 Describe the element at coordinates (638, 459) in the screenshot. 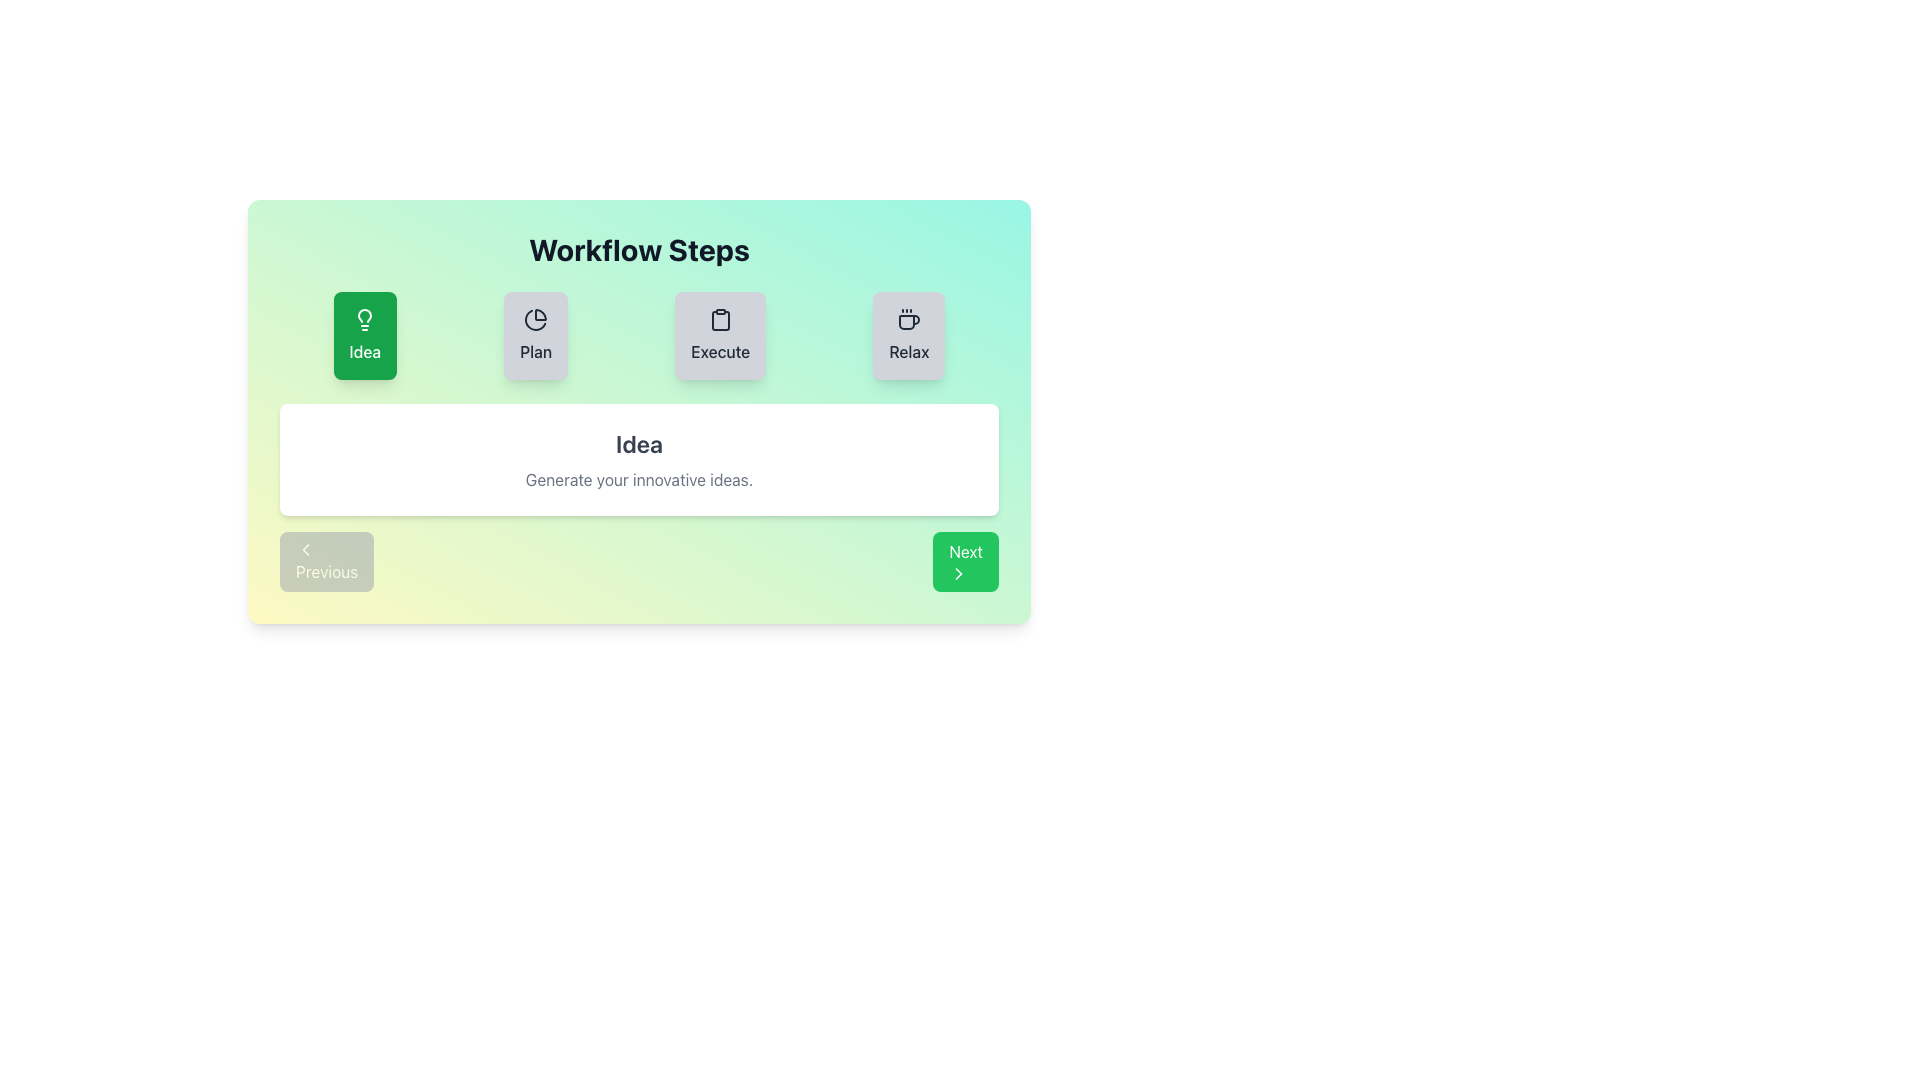

I see `the rectangular white card containing the title 'Idea' and the text 'Generate your innovative ideas.' positioned in the center of the 'Workflow Steps' section` at that location.